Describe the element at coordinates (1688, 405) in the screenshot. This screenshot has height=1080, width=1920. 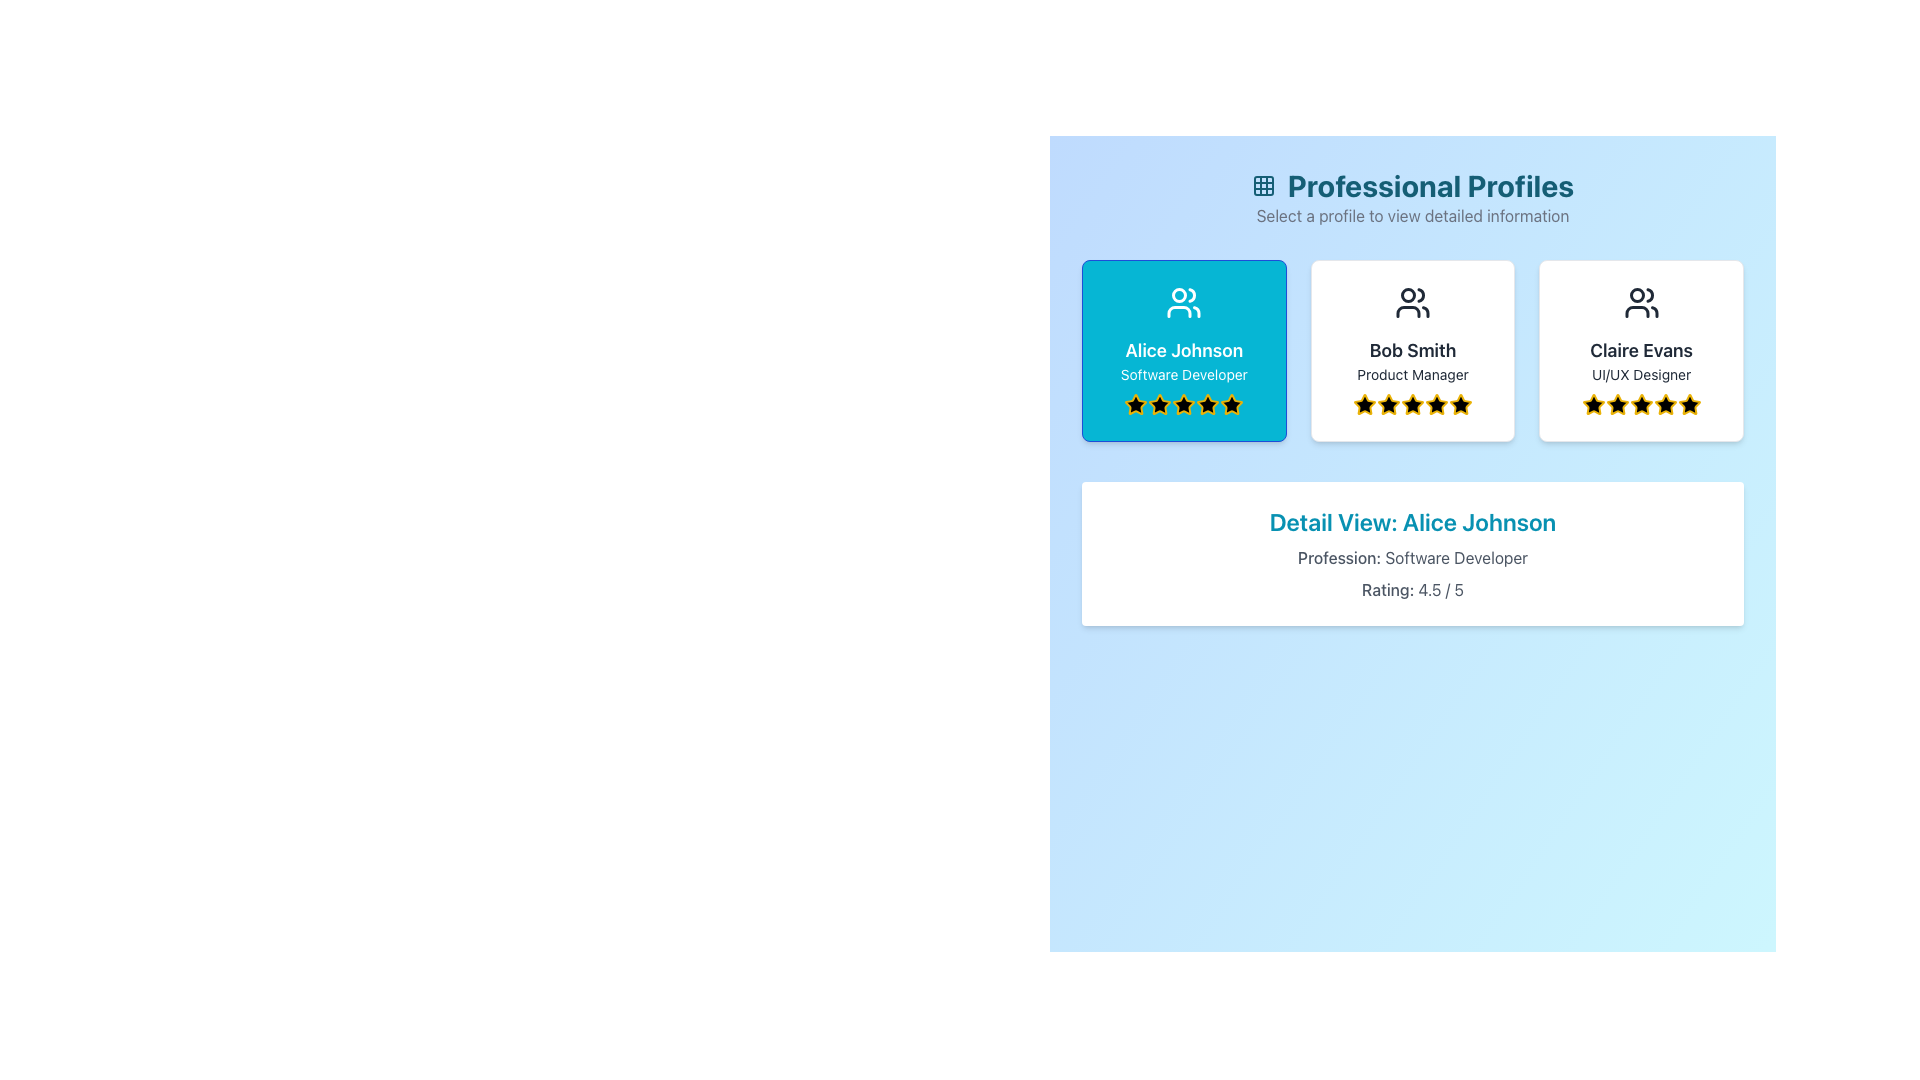
I see `the fifth star icon filled with yellow and outlined in black, used for rating below the profile labeled 'Claire Evans - UI/UX Designer'` at that location.